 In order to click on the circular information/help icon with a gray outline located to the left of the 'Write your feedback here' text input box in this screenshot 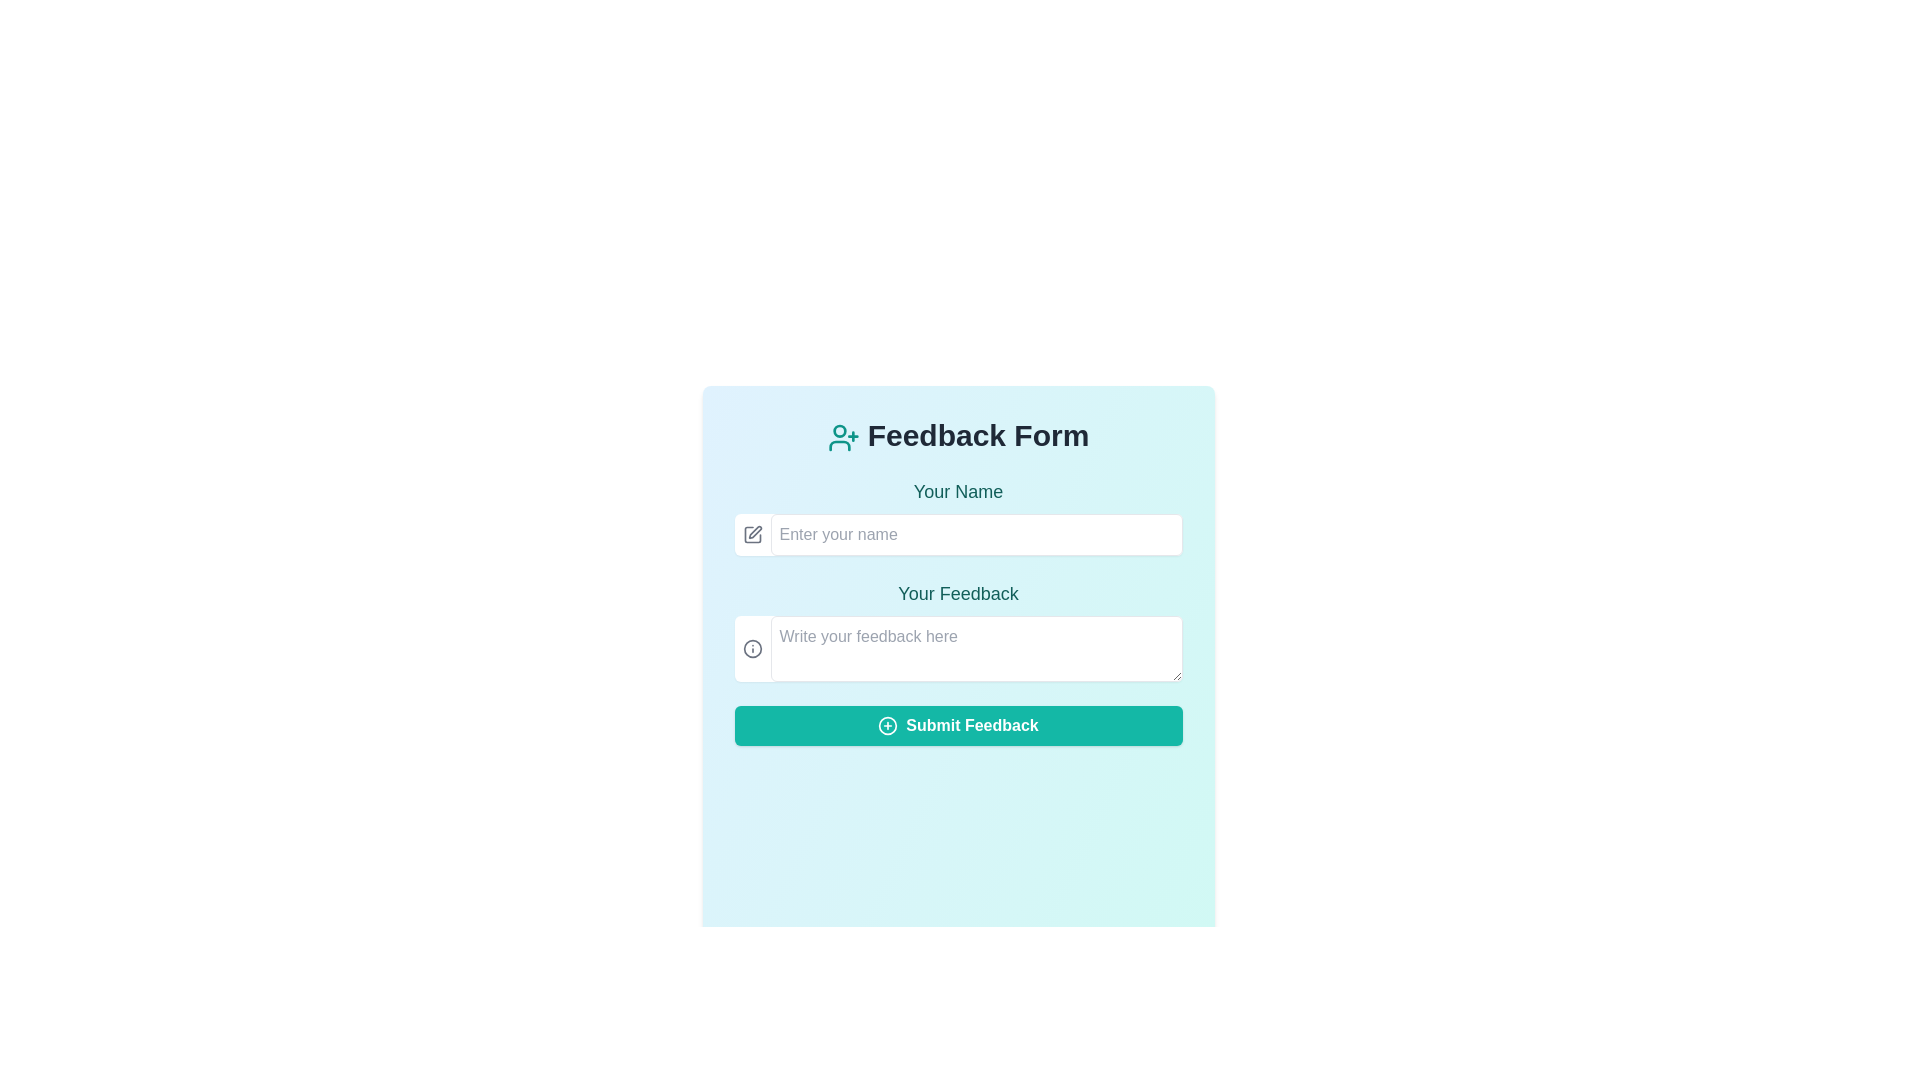, I will do `click(751, 649)`.